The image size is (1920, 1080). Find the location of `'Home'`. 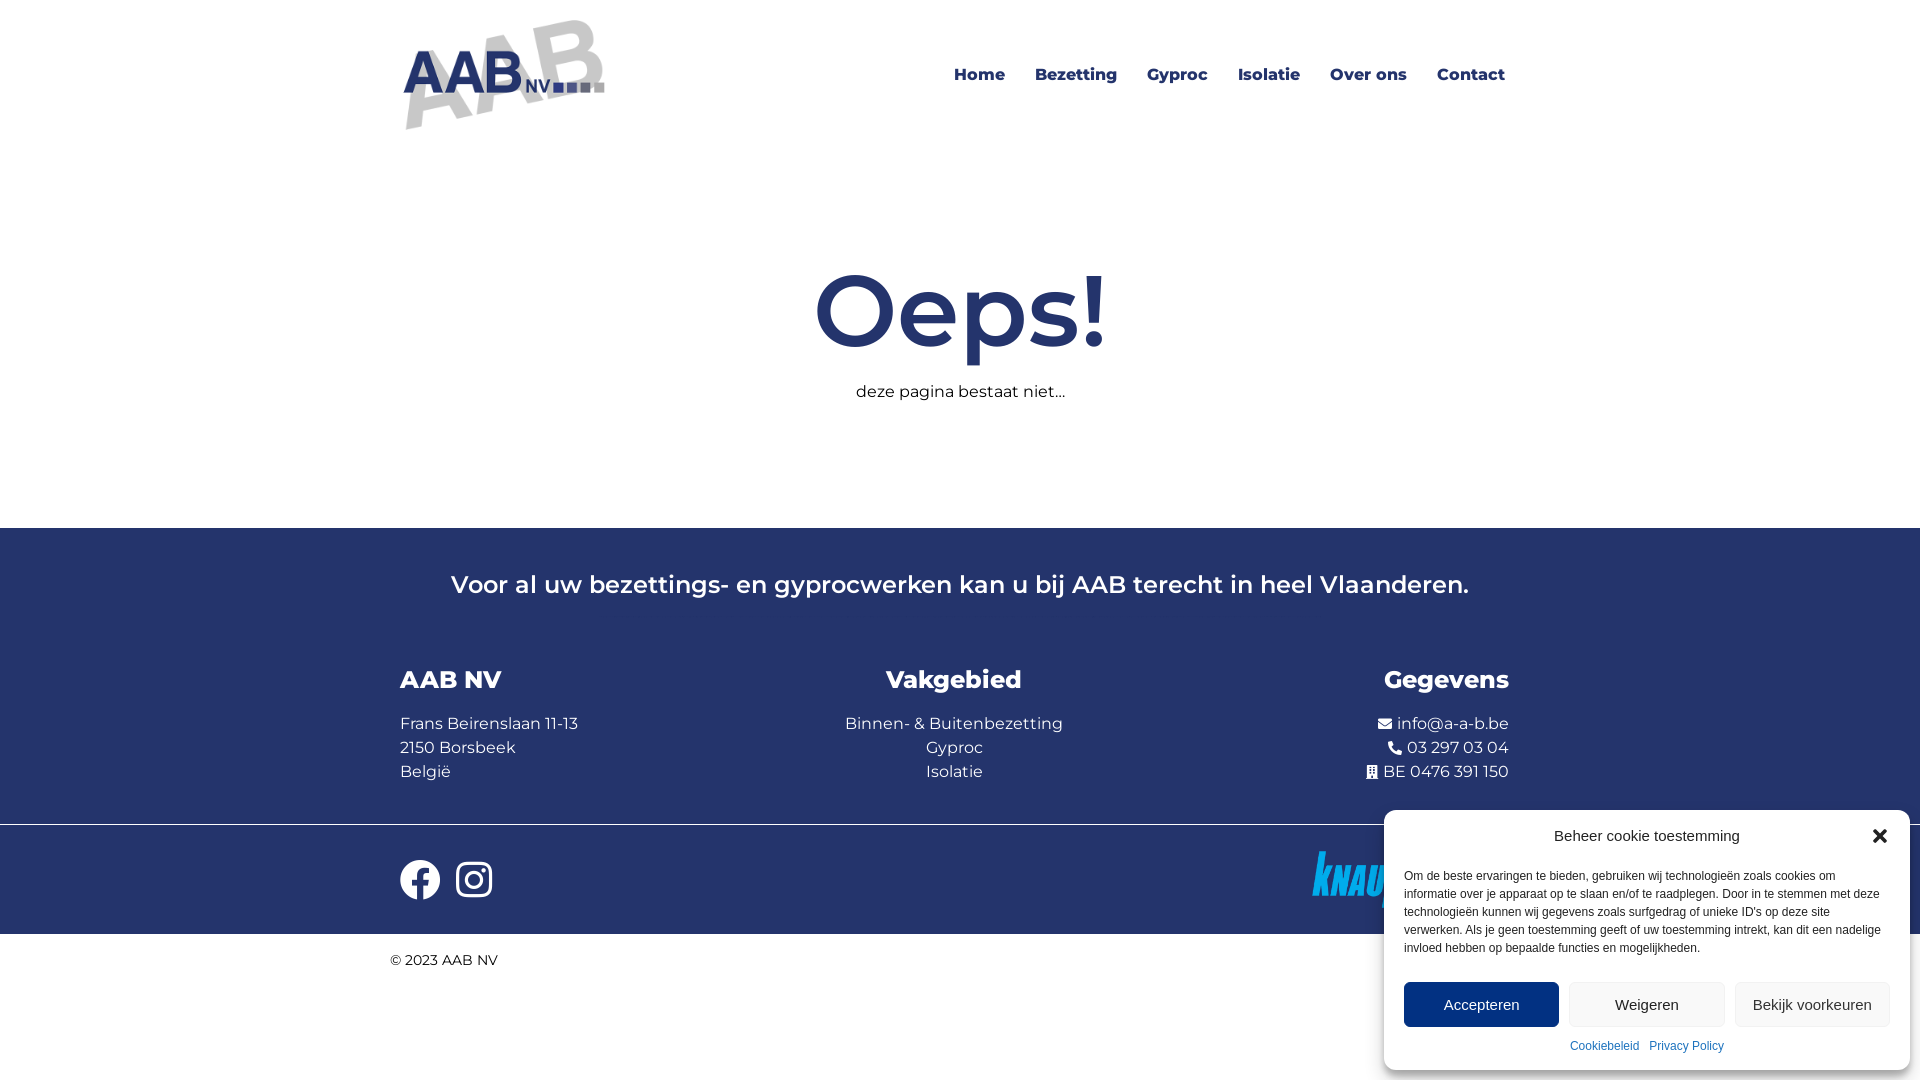

'Home' is located at coordinates (979, 73).